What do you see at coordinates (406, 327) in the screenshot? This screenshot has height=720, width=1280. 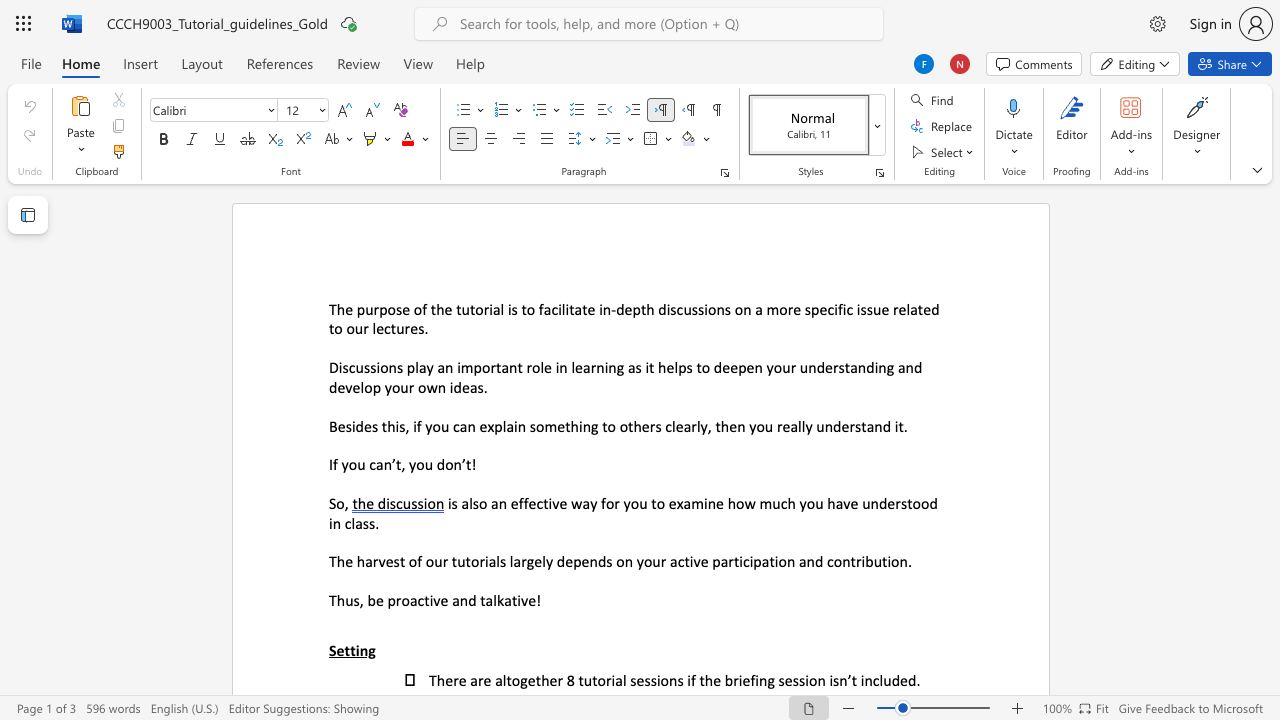 I see `the 4th character "r" in the text` at bounding box center [406, 327].